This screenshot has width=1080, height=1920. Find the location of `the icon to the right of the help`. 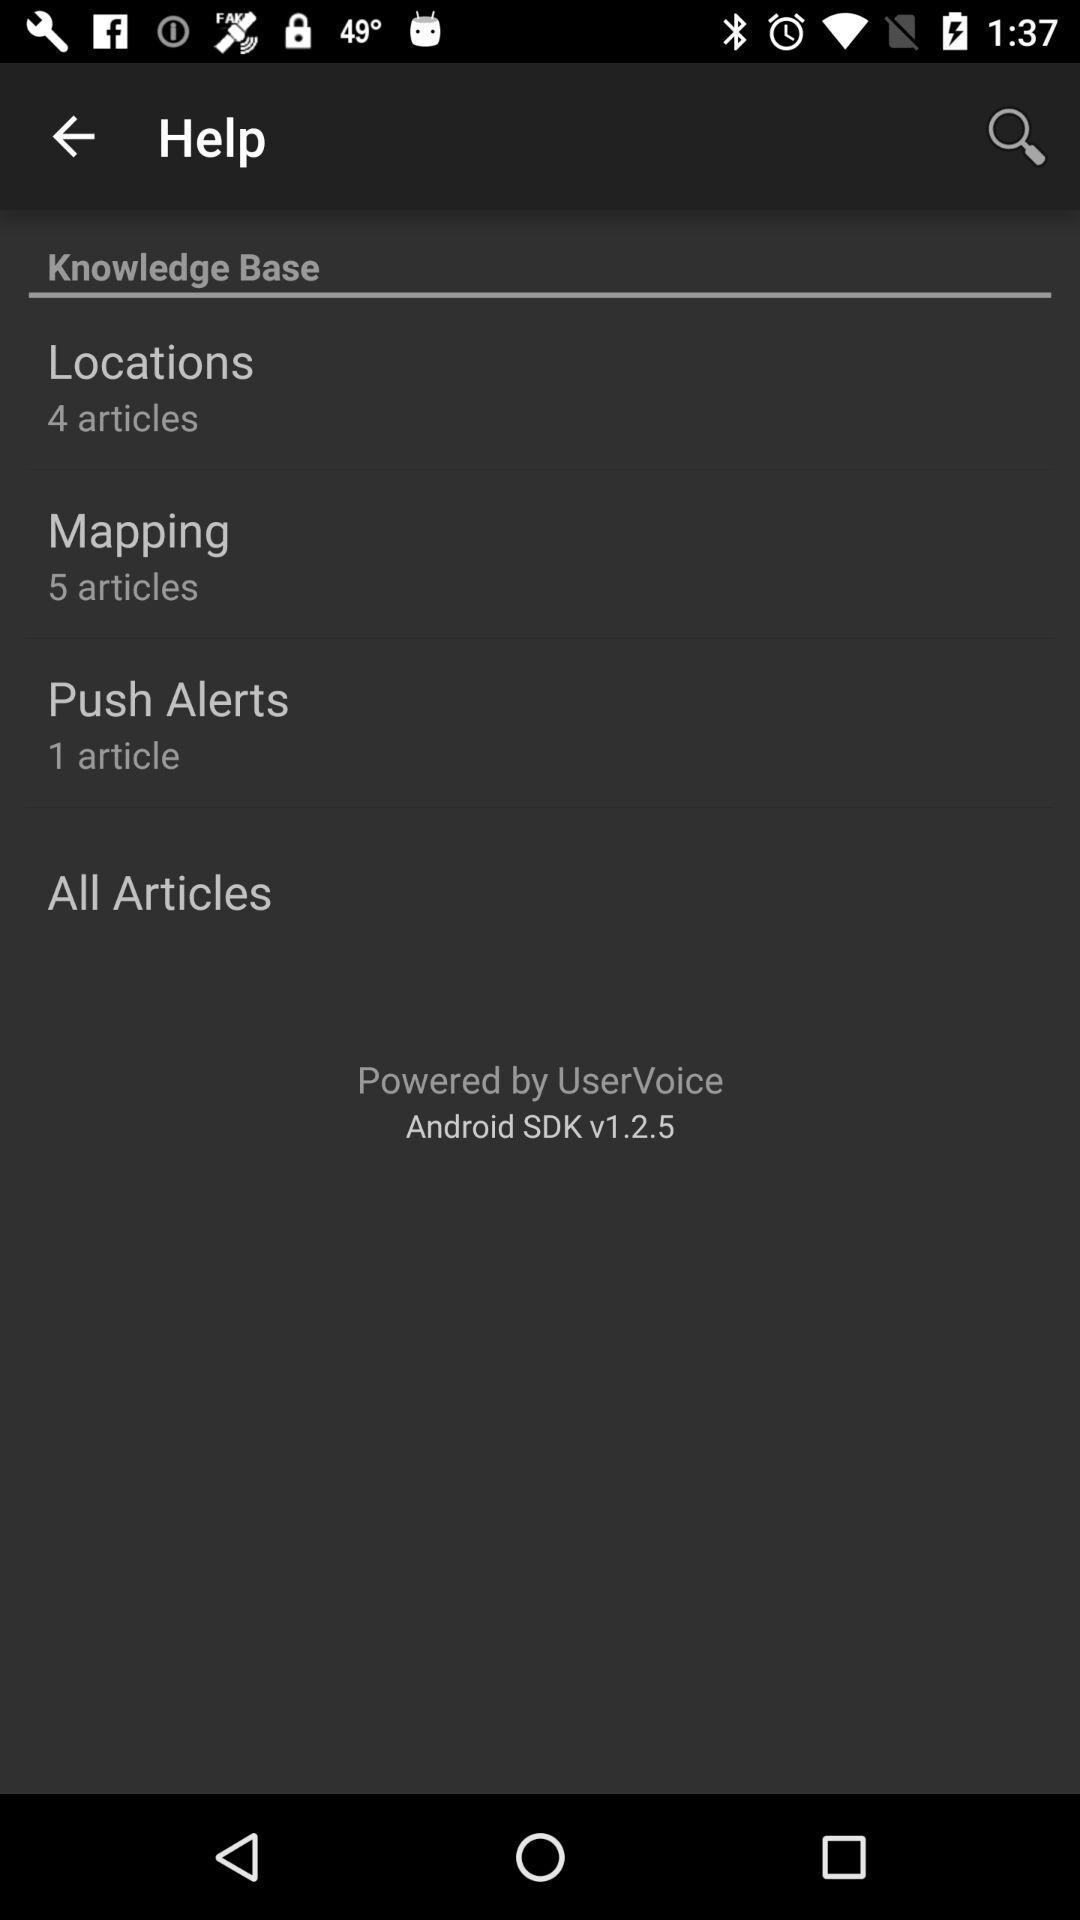

the icon to the right of the help is located at coordinates (1017, 135).